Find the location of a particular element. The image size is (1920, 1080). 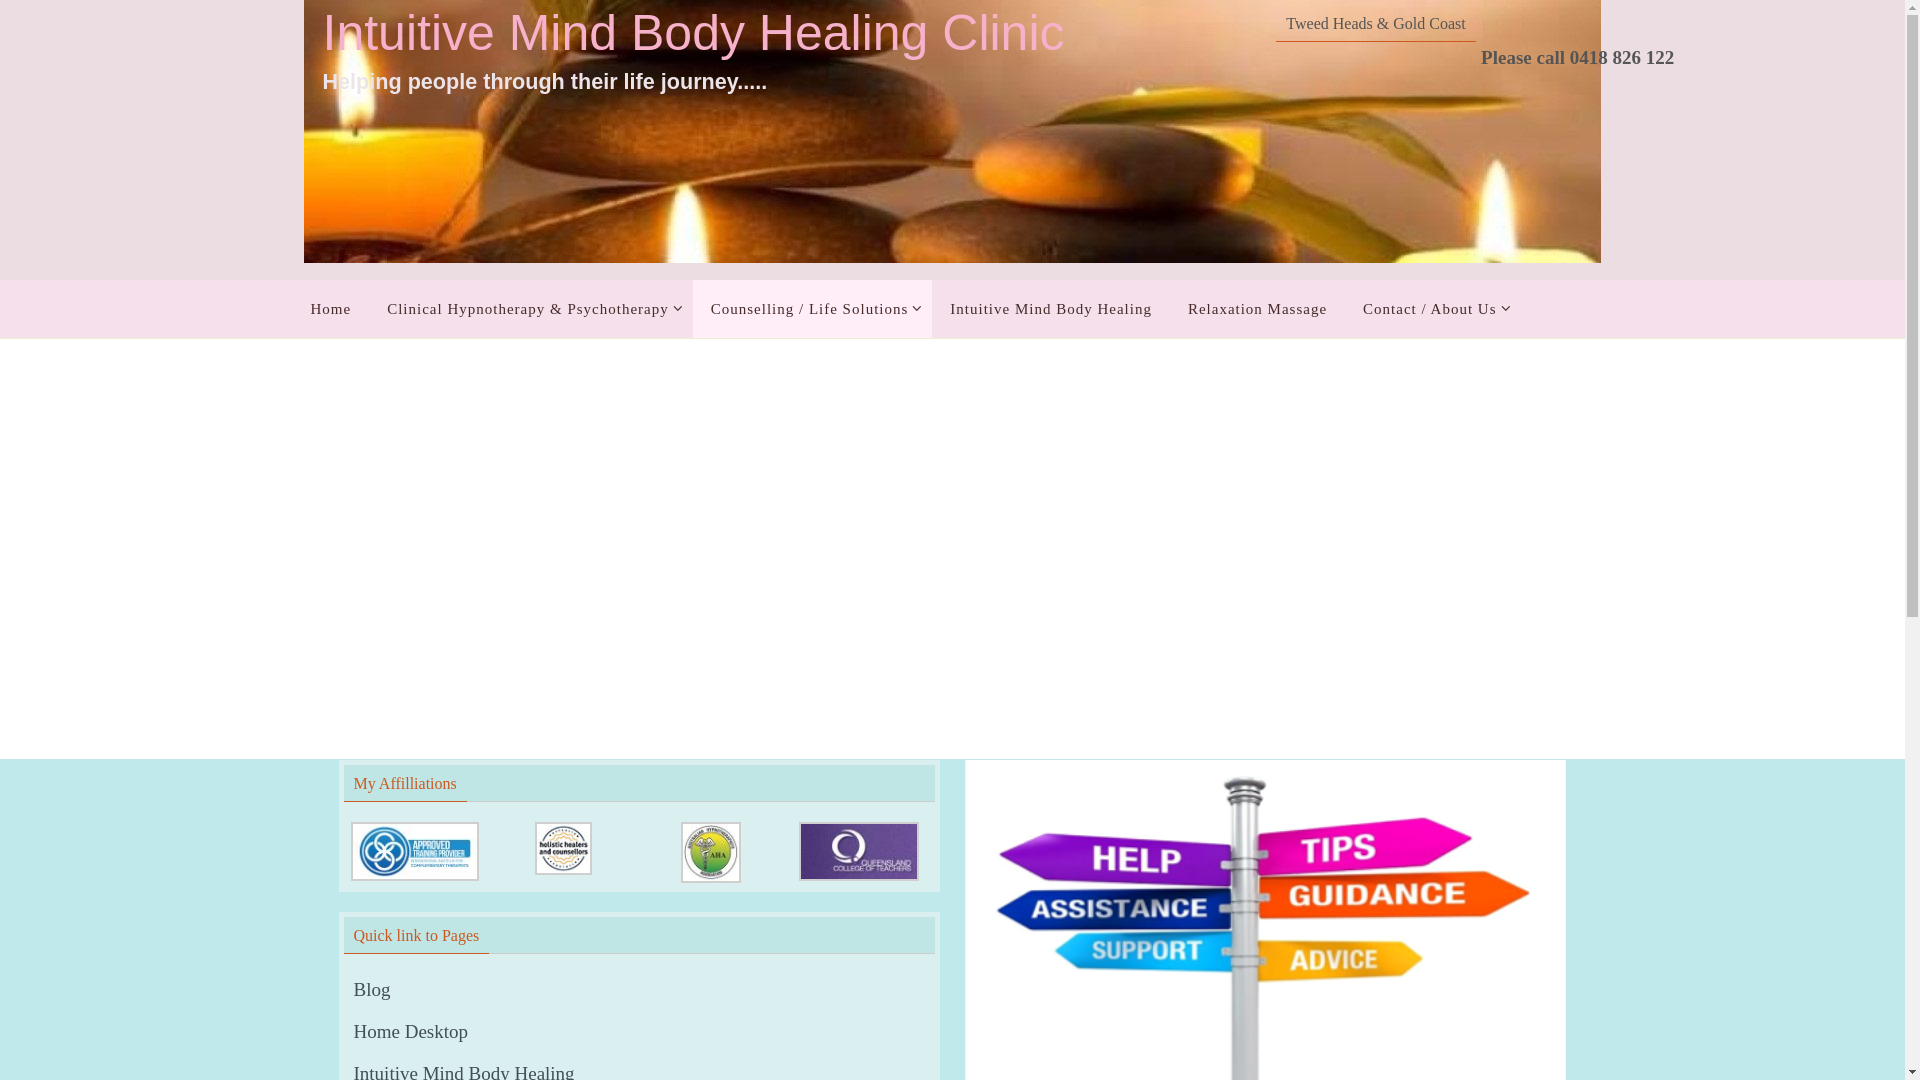

'Home Desktop' is located at coordinates (410, 1032).